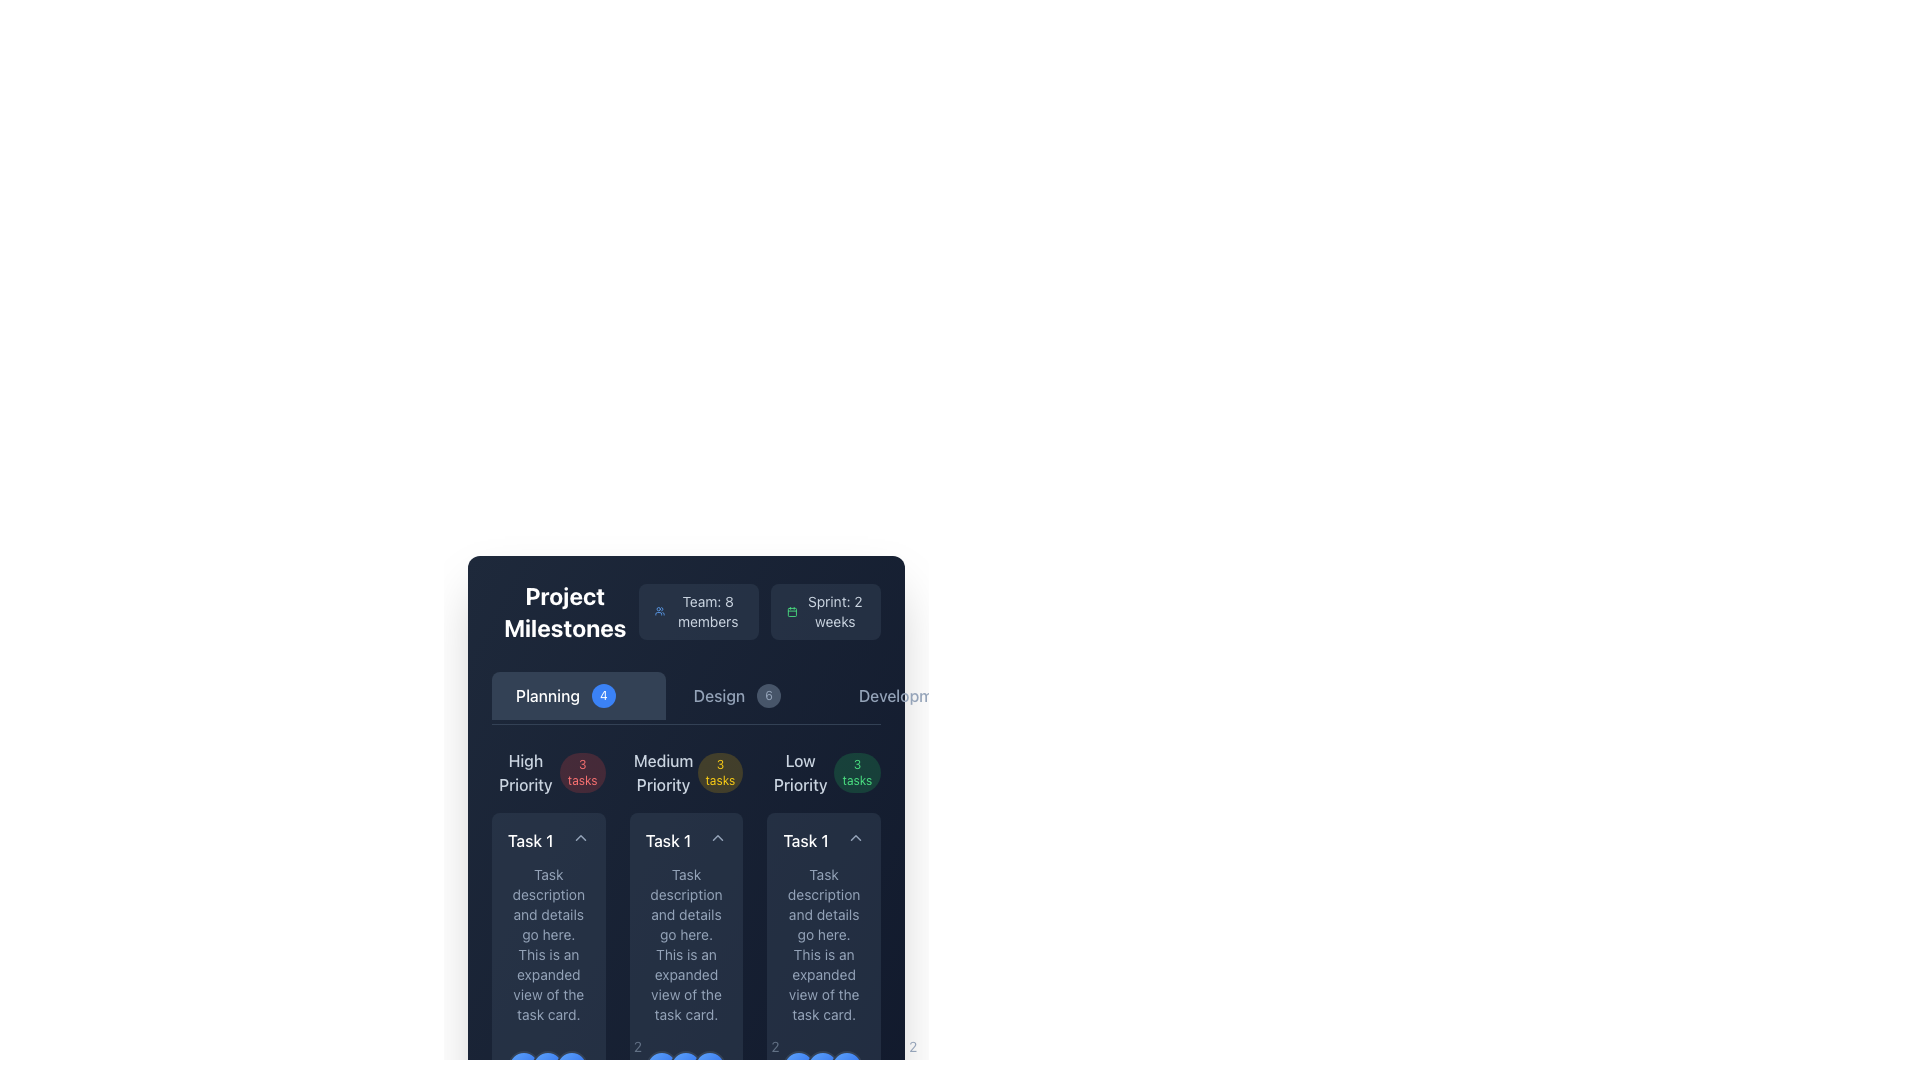 The image size is (1920, 1080). I want to click on the Text label in the header section of the task card labeled 'Medium Priority', so click(686, 840).